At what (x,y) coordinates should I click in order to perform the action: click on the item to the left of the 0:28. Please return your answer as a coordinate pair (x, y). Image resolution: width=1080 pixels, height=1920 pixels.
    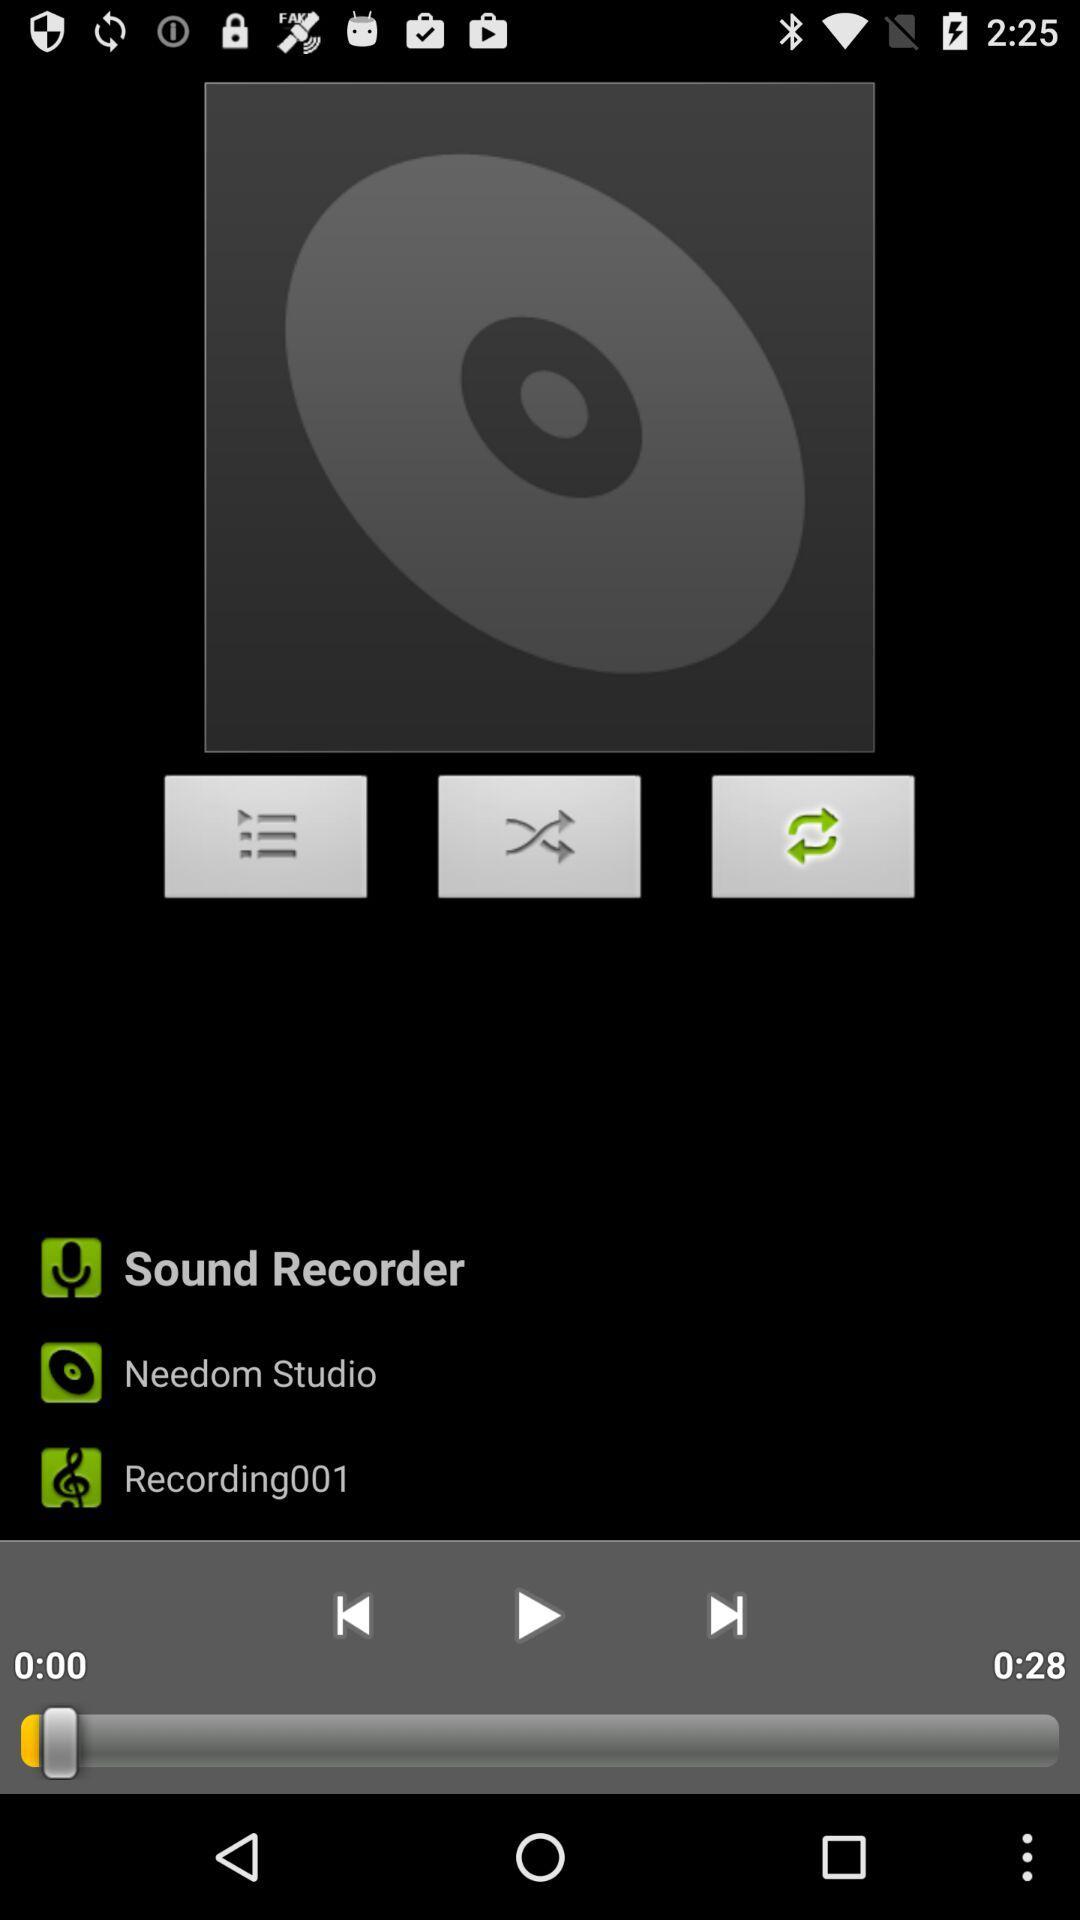
    Looking at the image, I should click on (726, 1615).